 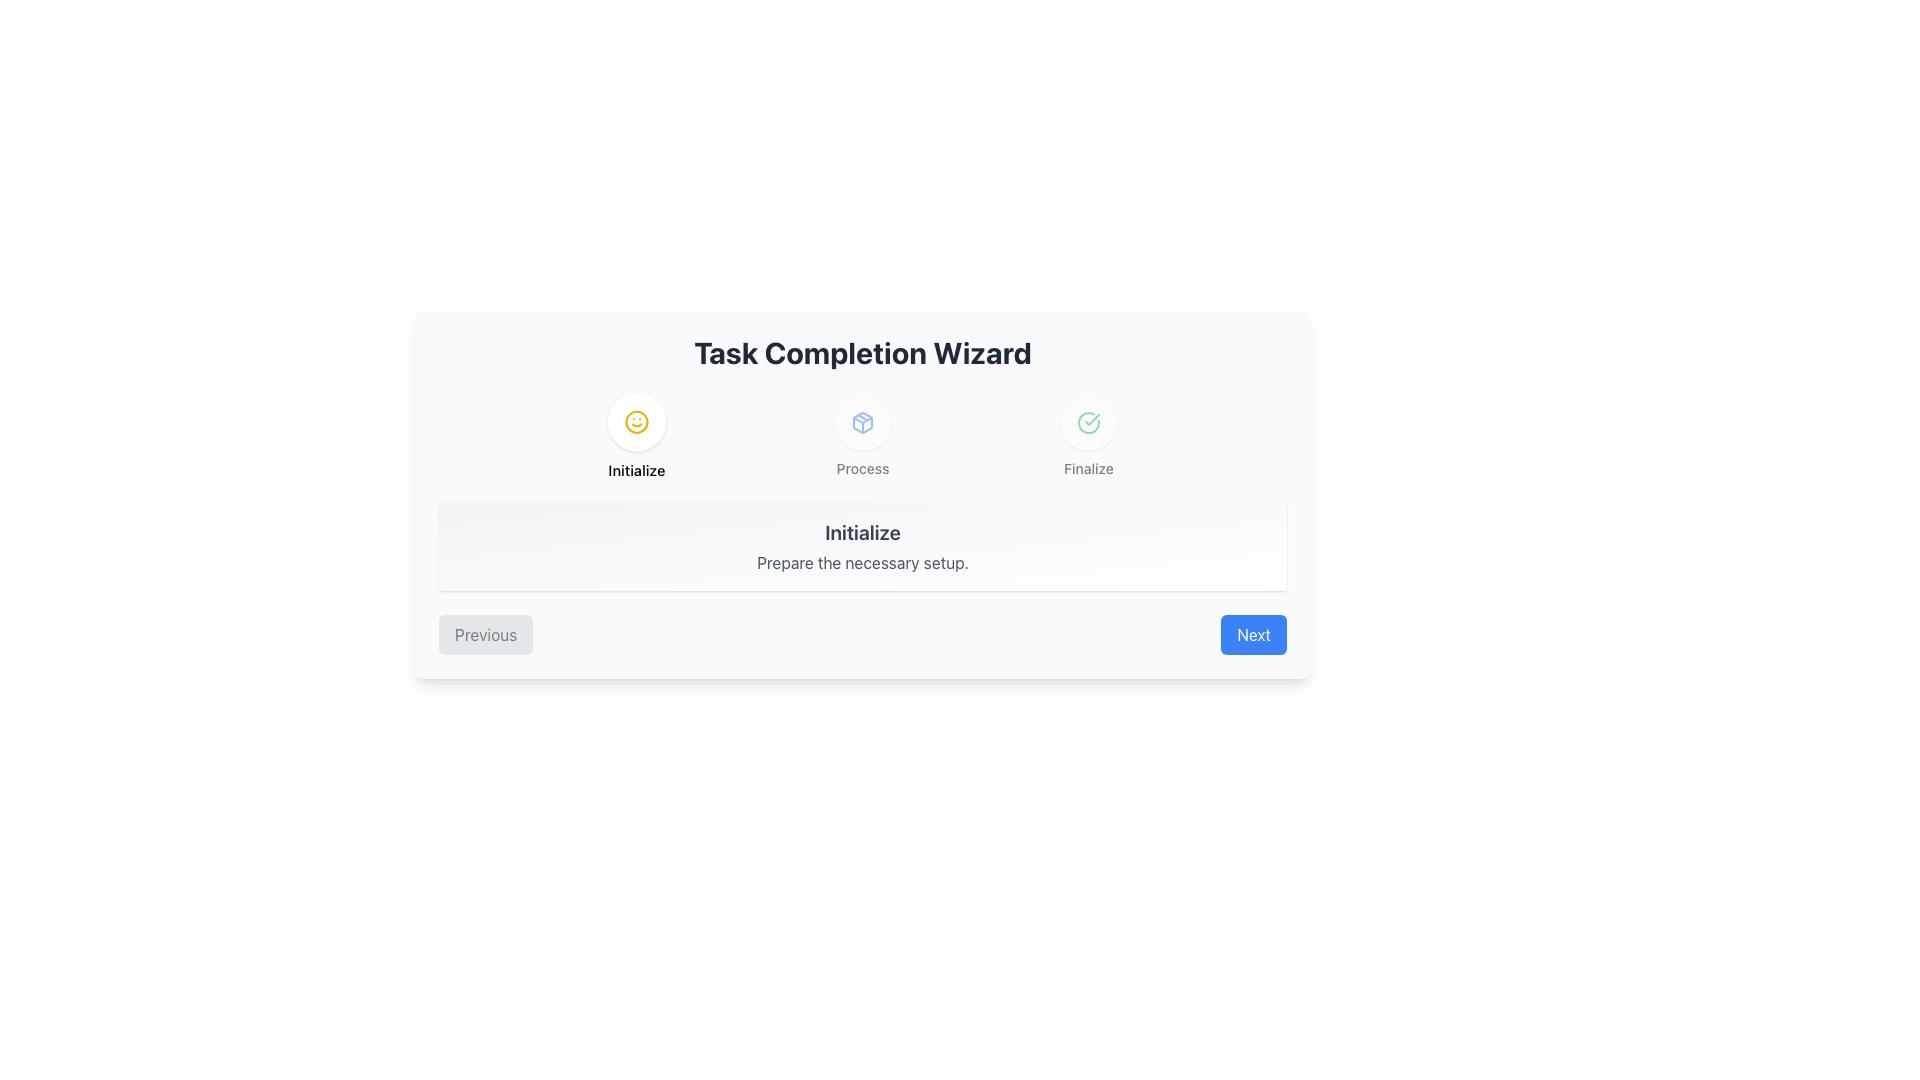 What do you see at coordinates (1088, 422) in the screenshot?
I see `the 'Finalize' indicator icon, which features a green checkmark and is positioned in the top navigation area of the interface` at bounding box center [1088, 422].